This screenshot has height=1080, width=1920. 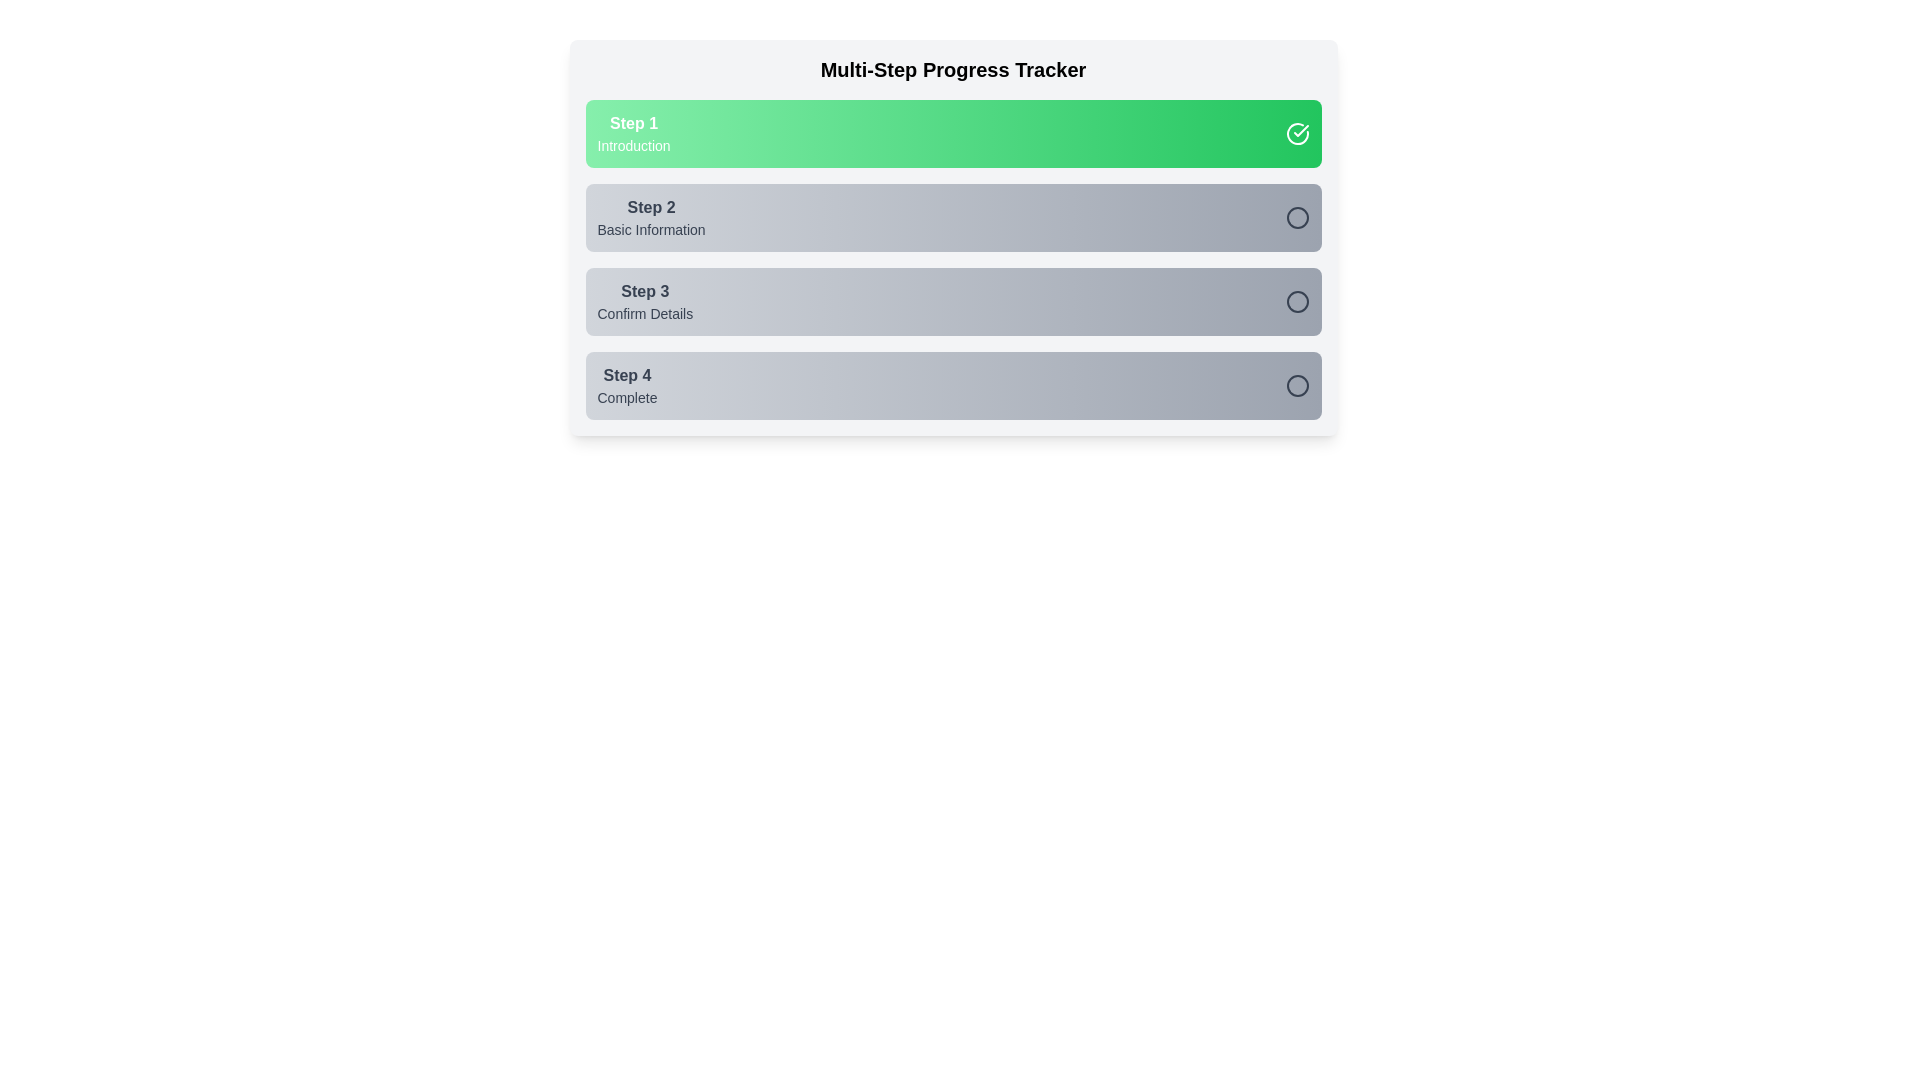 I want to click on the circular toggle button located on the right side of the 'Step 2 Basic Information' section, so click(x=1297, y=218).